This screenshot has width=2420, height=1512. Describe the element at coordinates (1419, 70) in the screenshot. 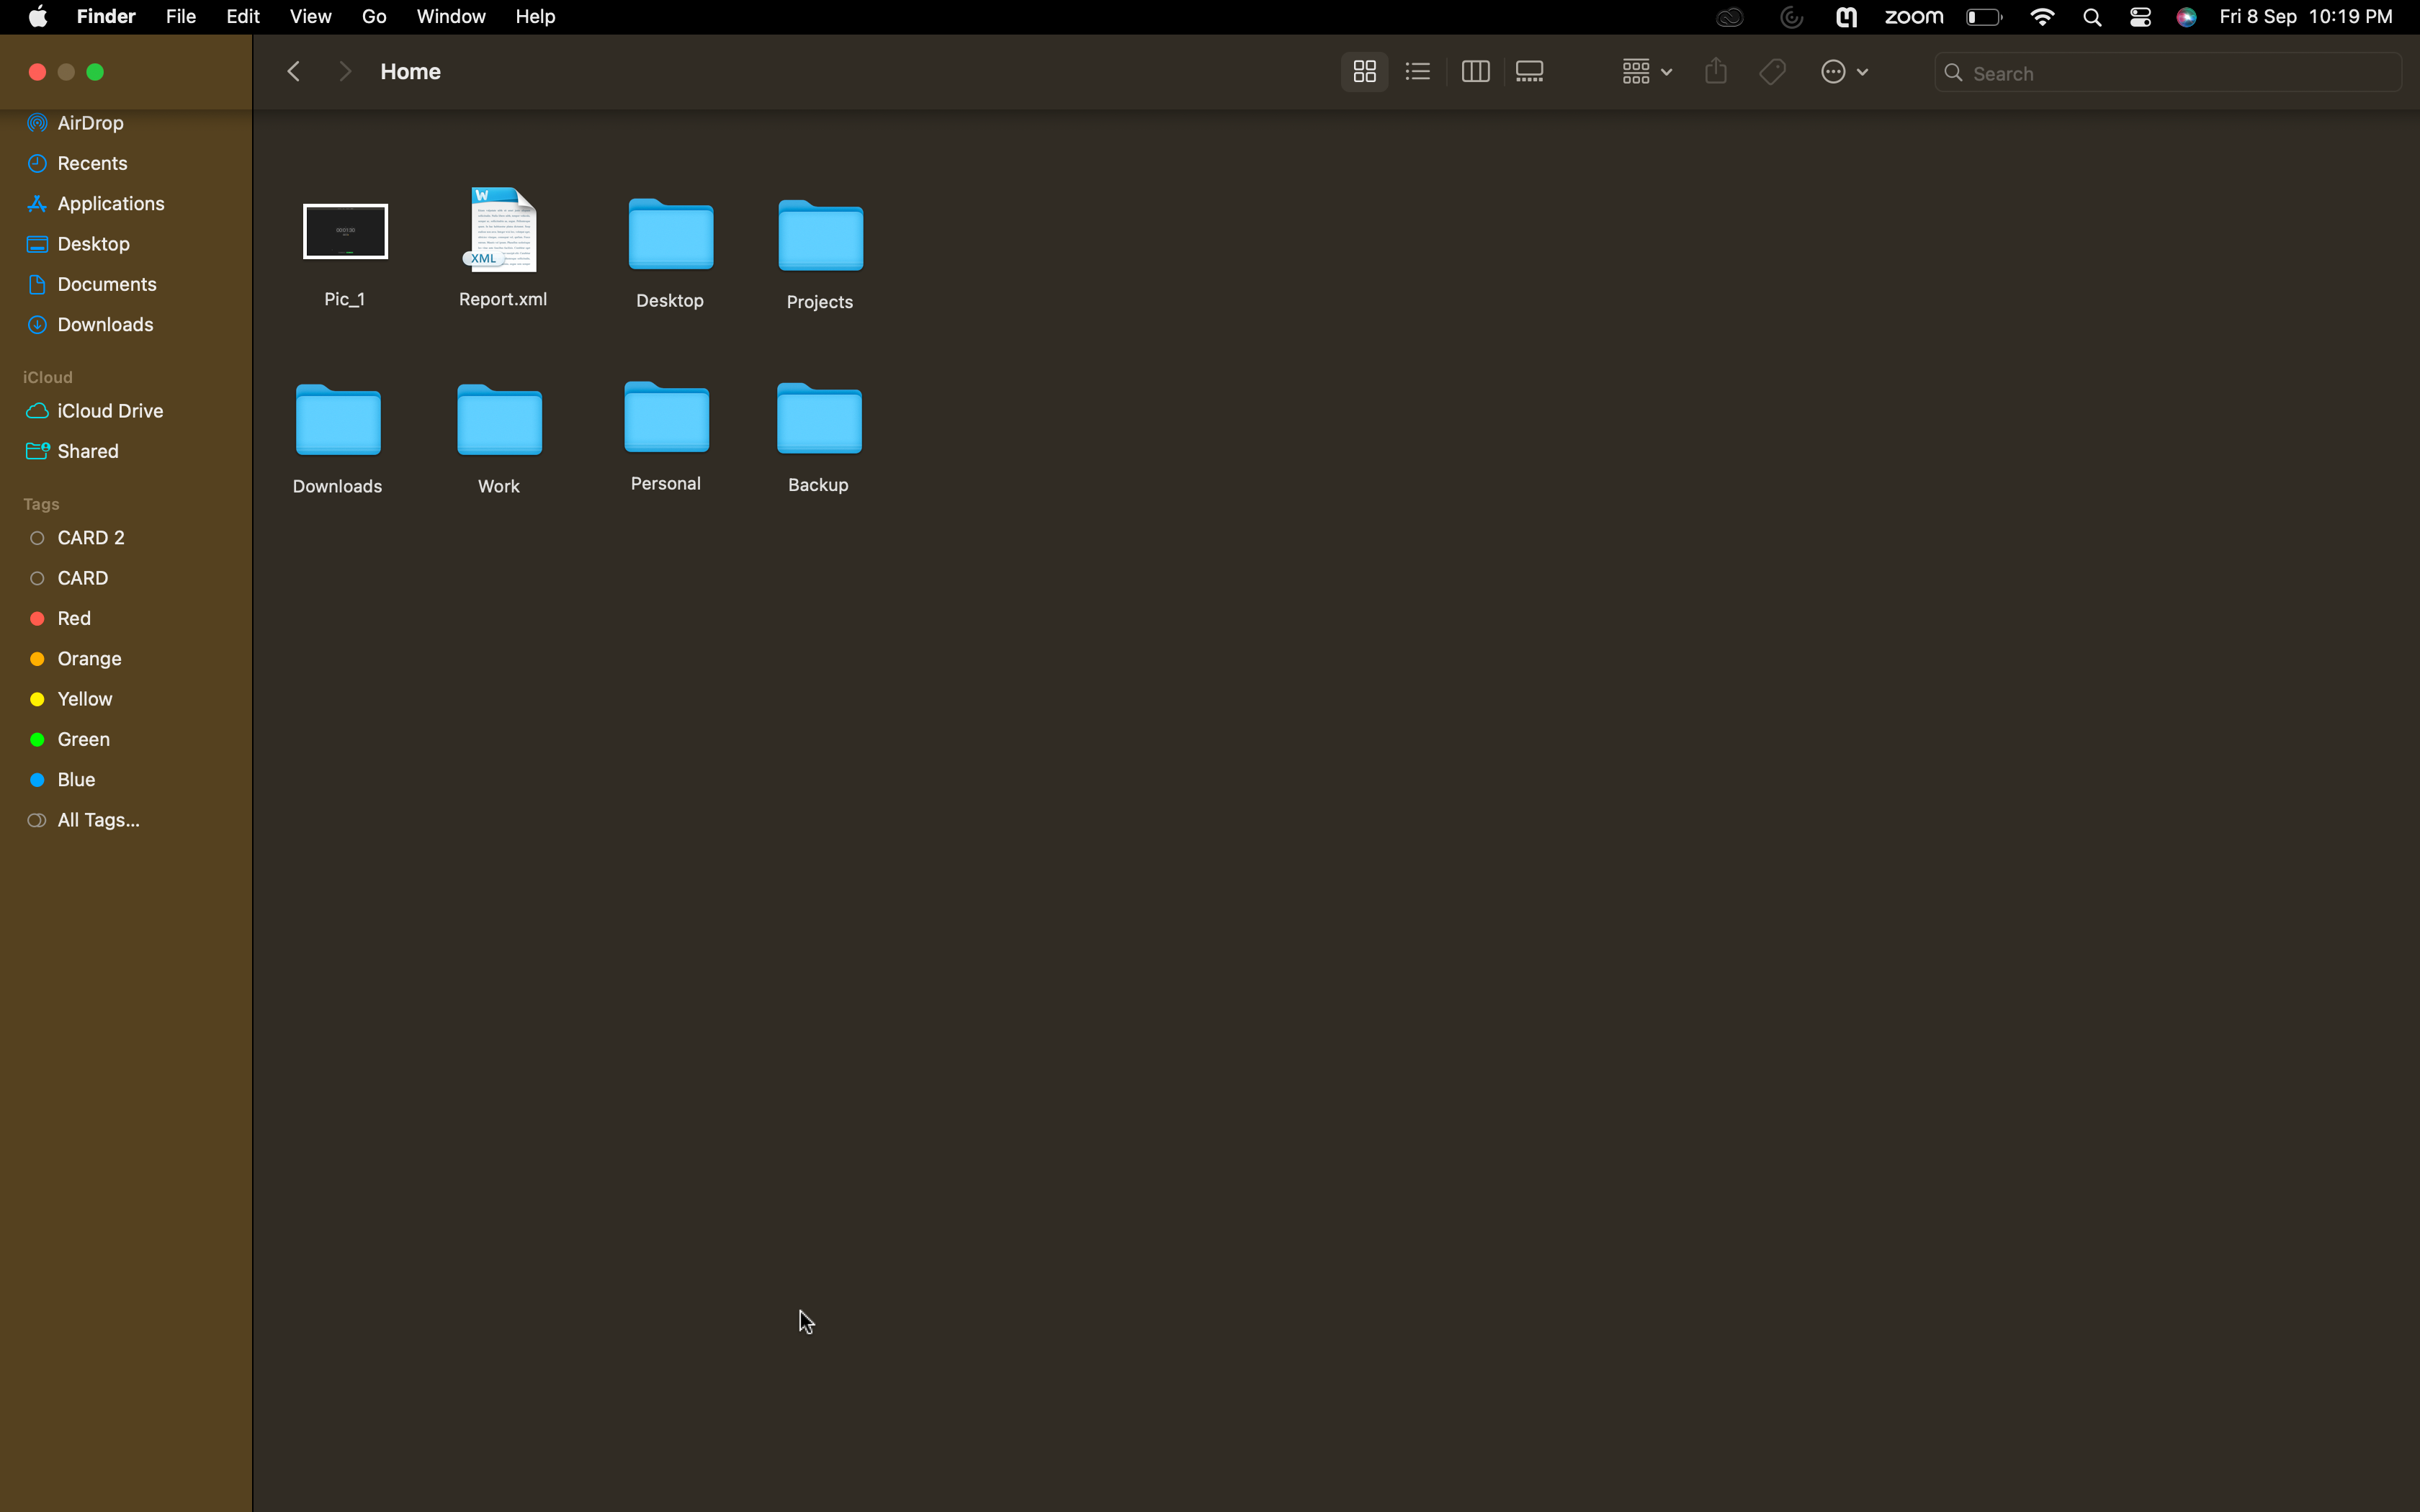

I see `Change to list view format` at that location.